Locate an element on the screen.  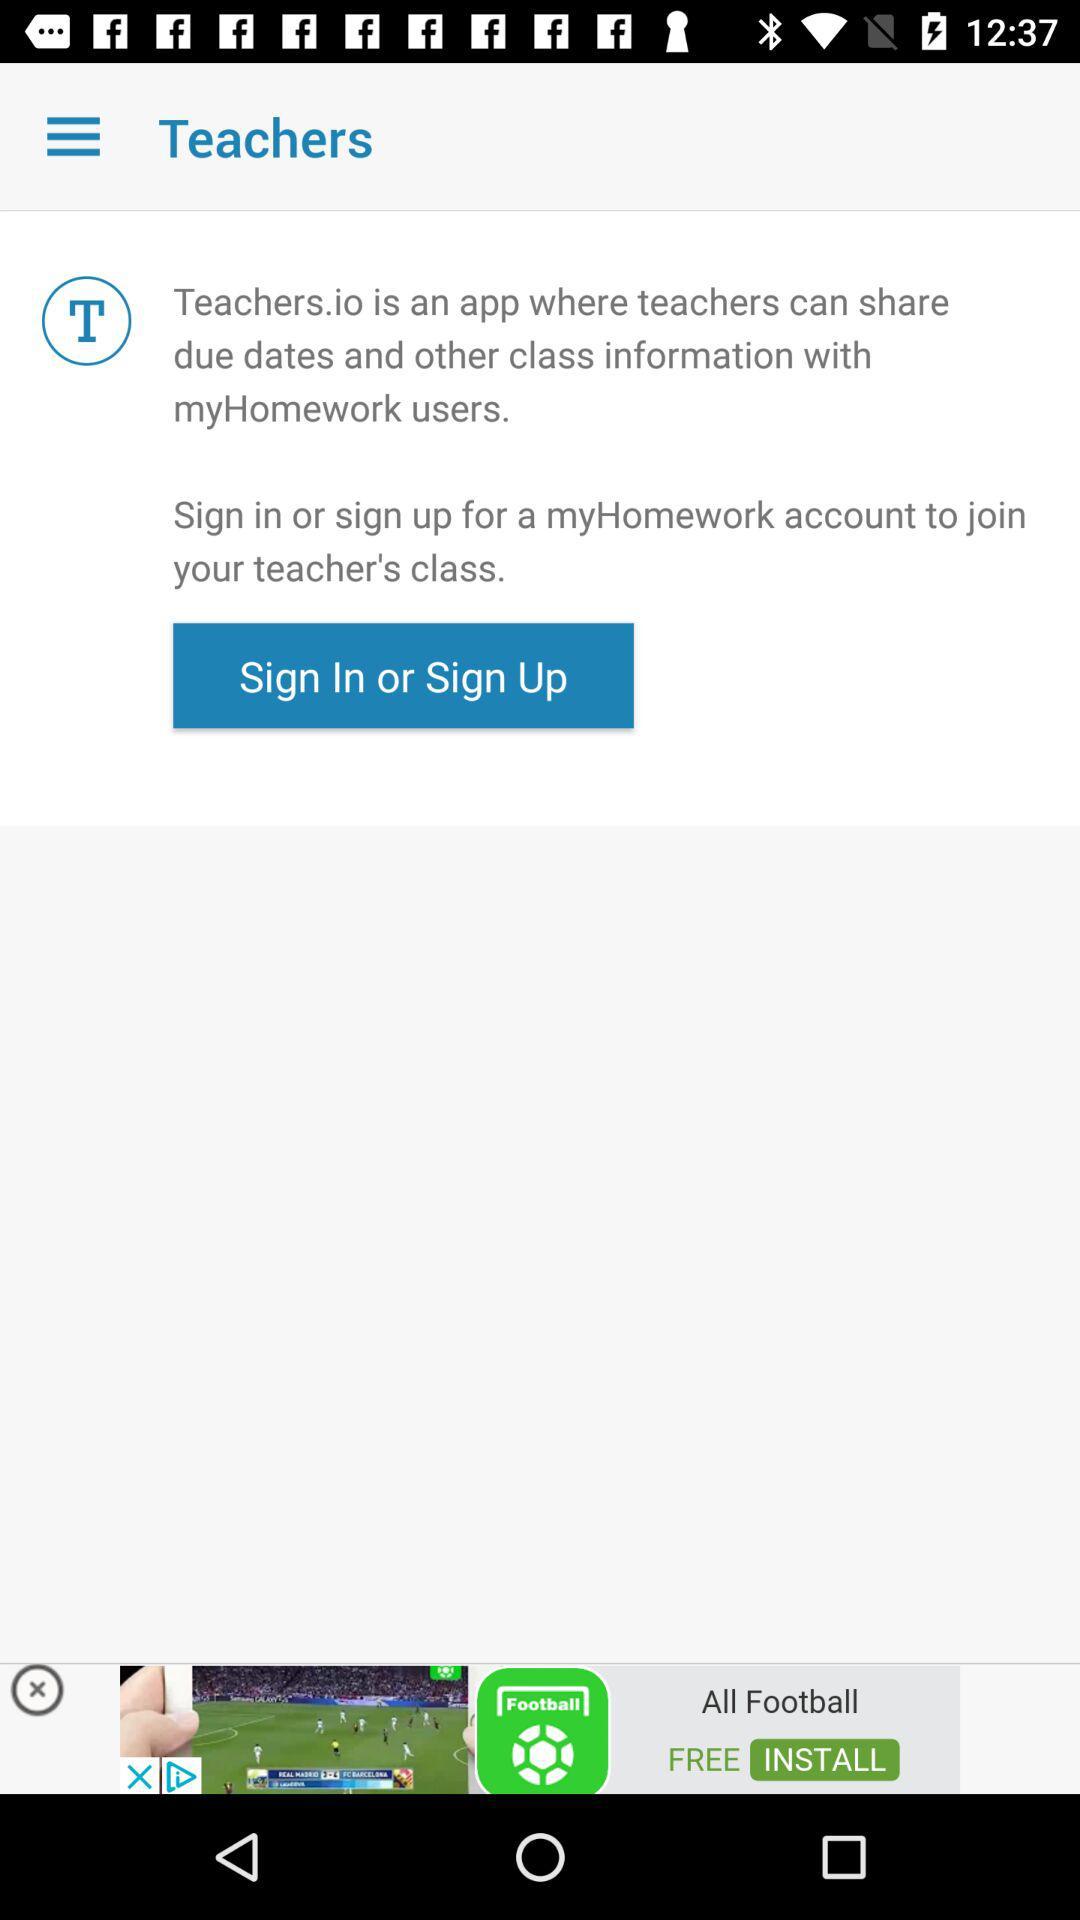
open a menu is located at coordinates (72, 135).